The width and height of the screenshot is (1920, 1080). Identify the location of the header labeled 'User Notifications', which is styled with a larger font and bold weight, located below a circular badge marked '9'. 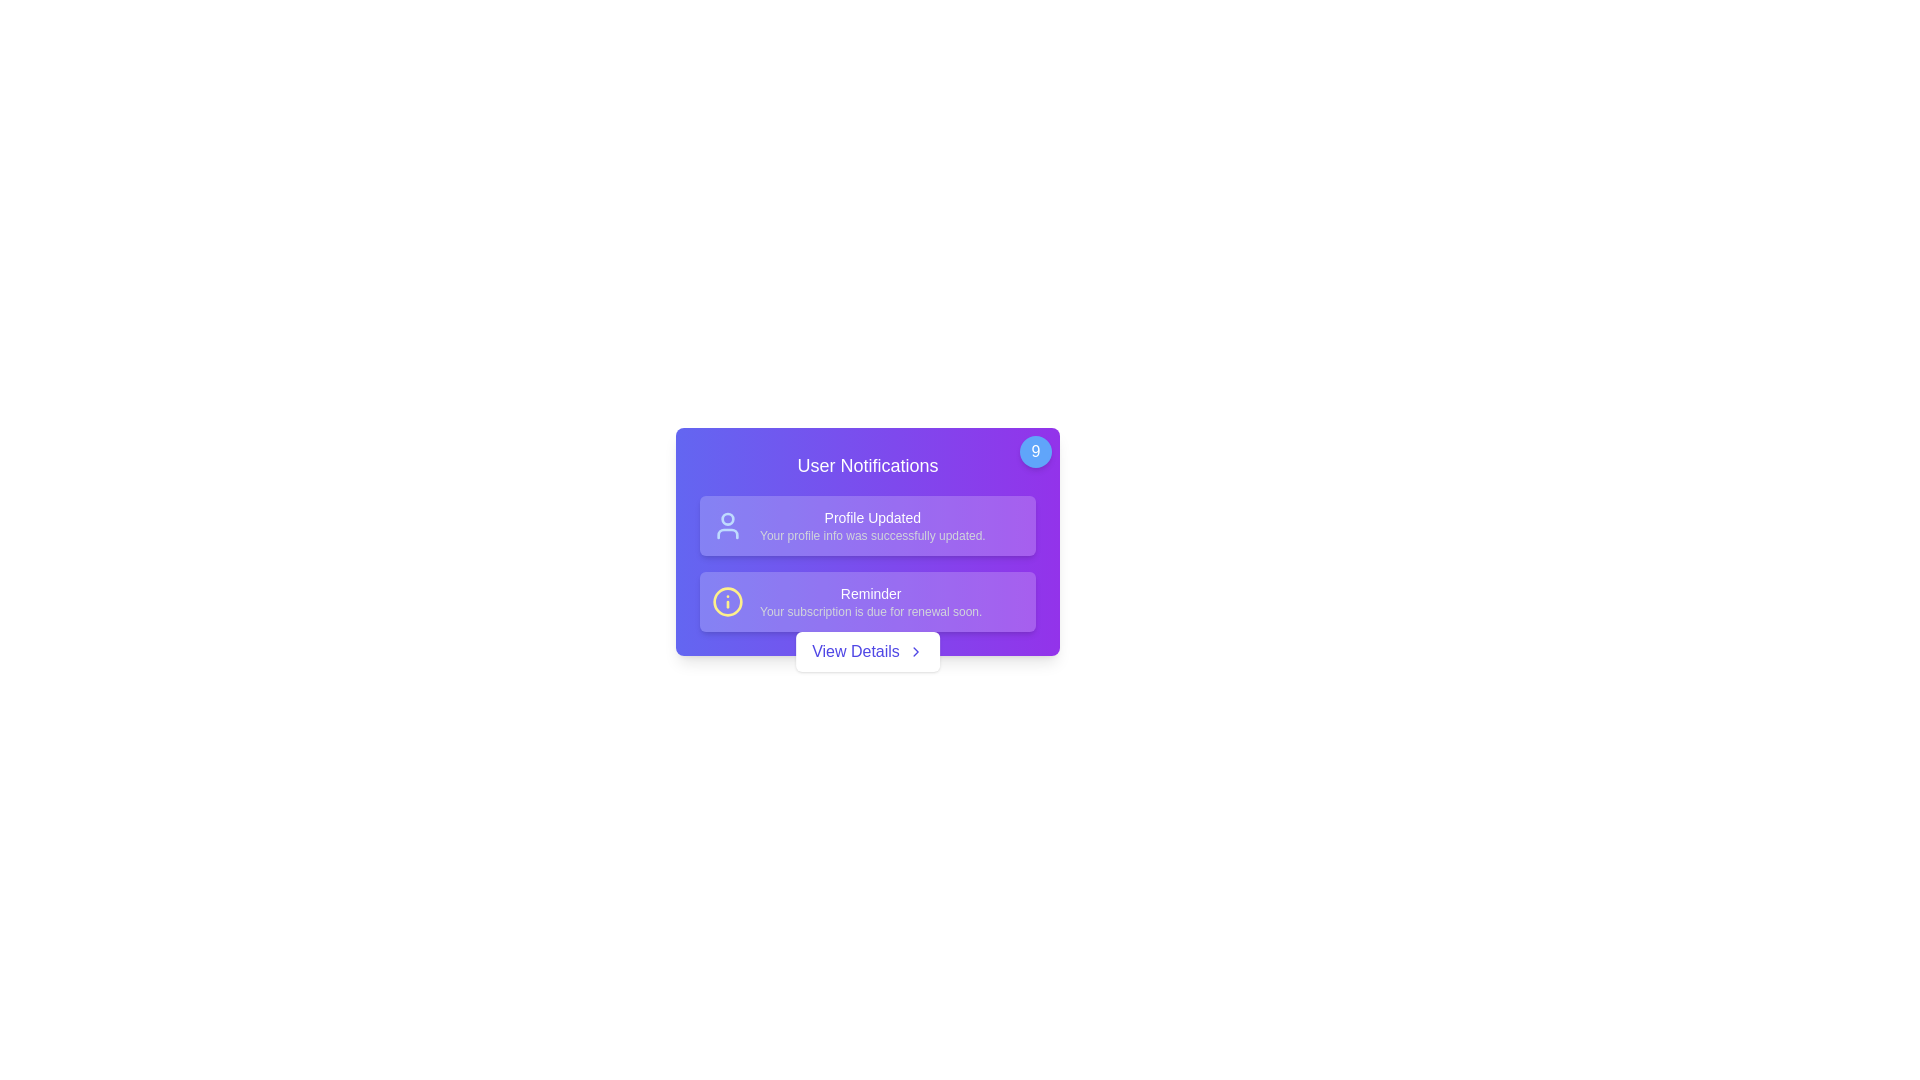
(868, 466).